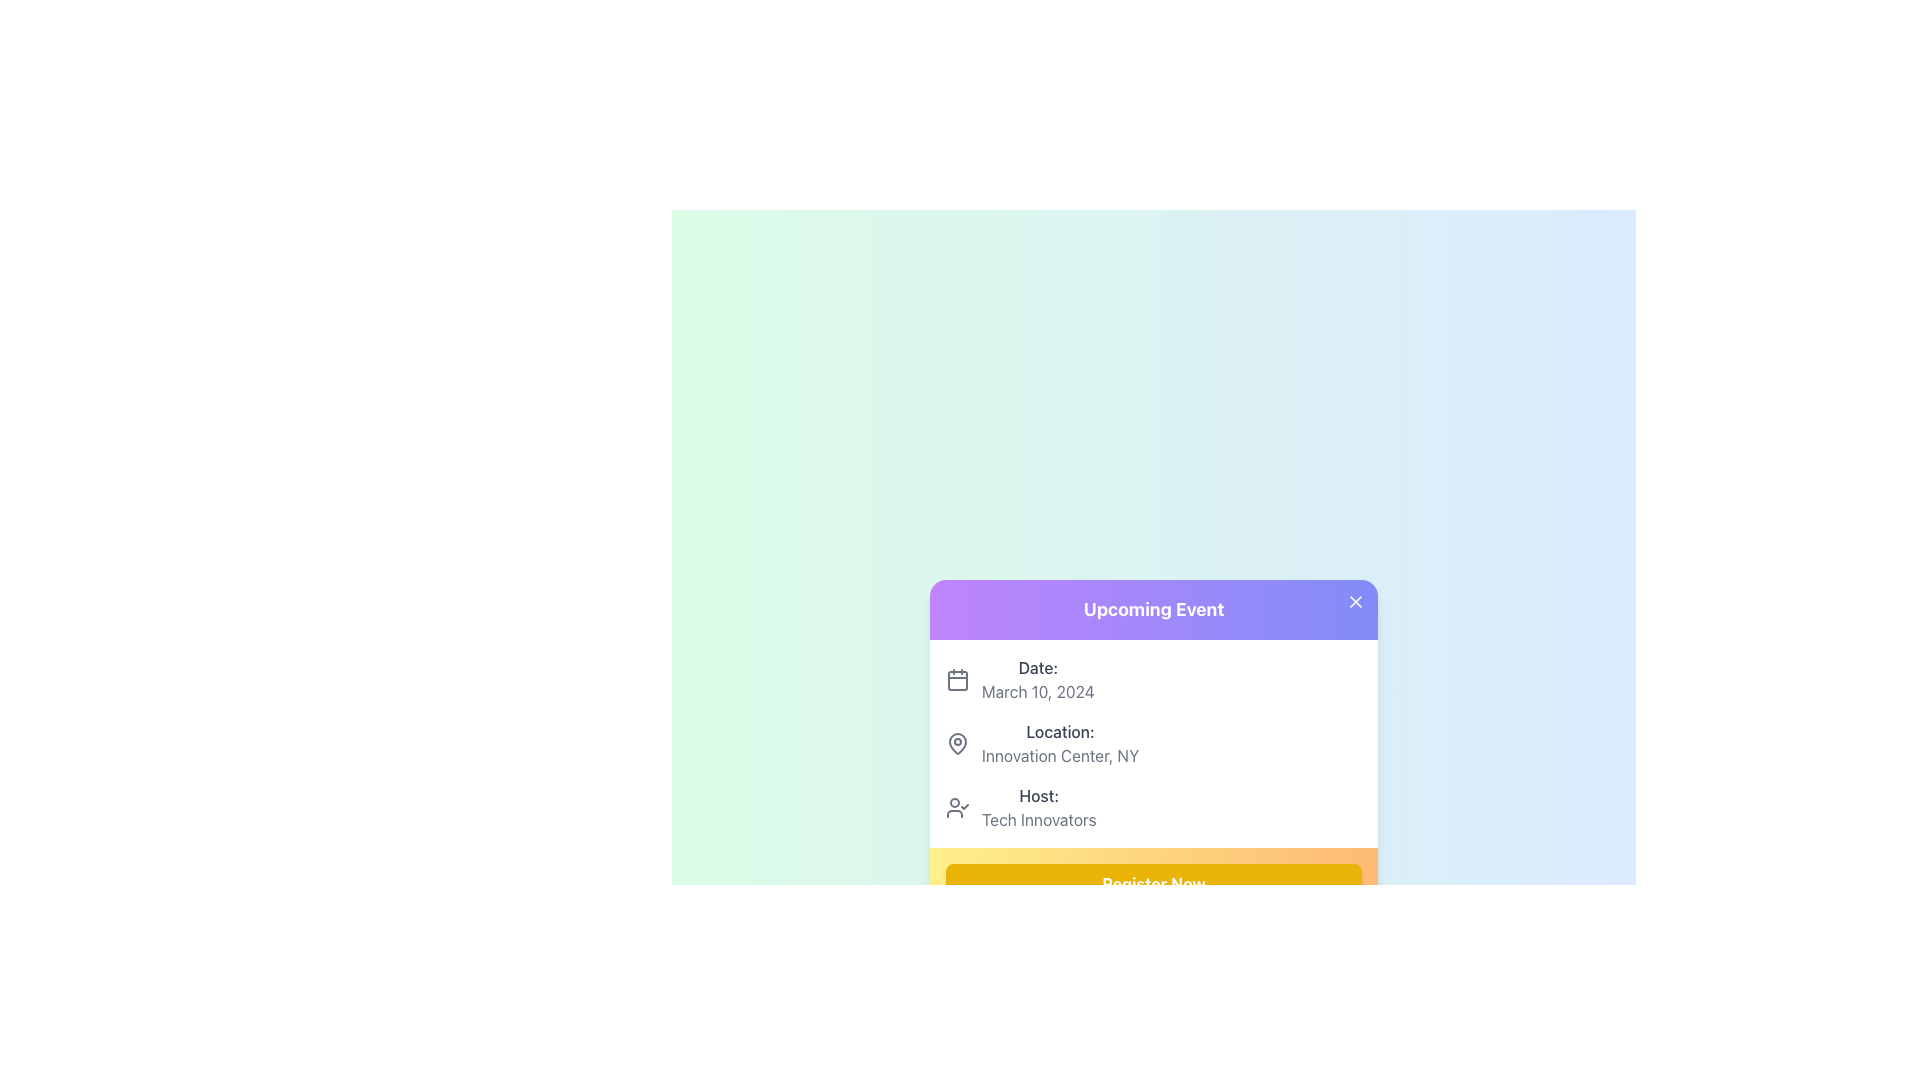 Image resolution: width=1920 pixels, height=1080 pixels. What do you see at coordinates (1038, 690) in the screenshot?
I see `date text element located to the right of the label 'Date:' within the event details card` at bounding box center [1038, 690].